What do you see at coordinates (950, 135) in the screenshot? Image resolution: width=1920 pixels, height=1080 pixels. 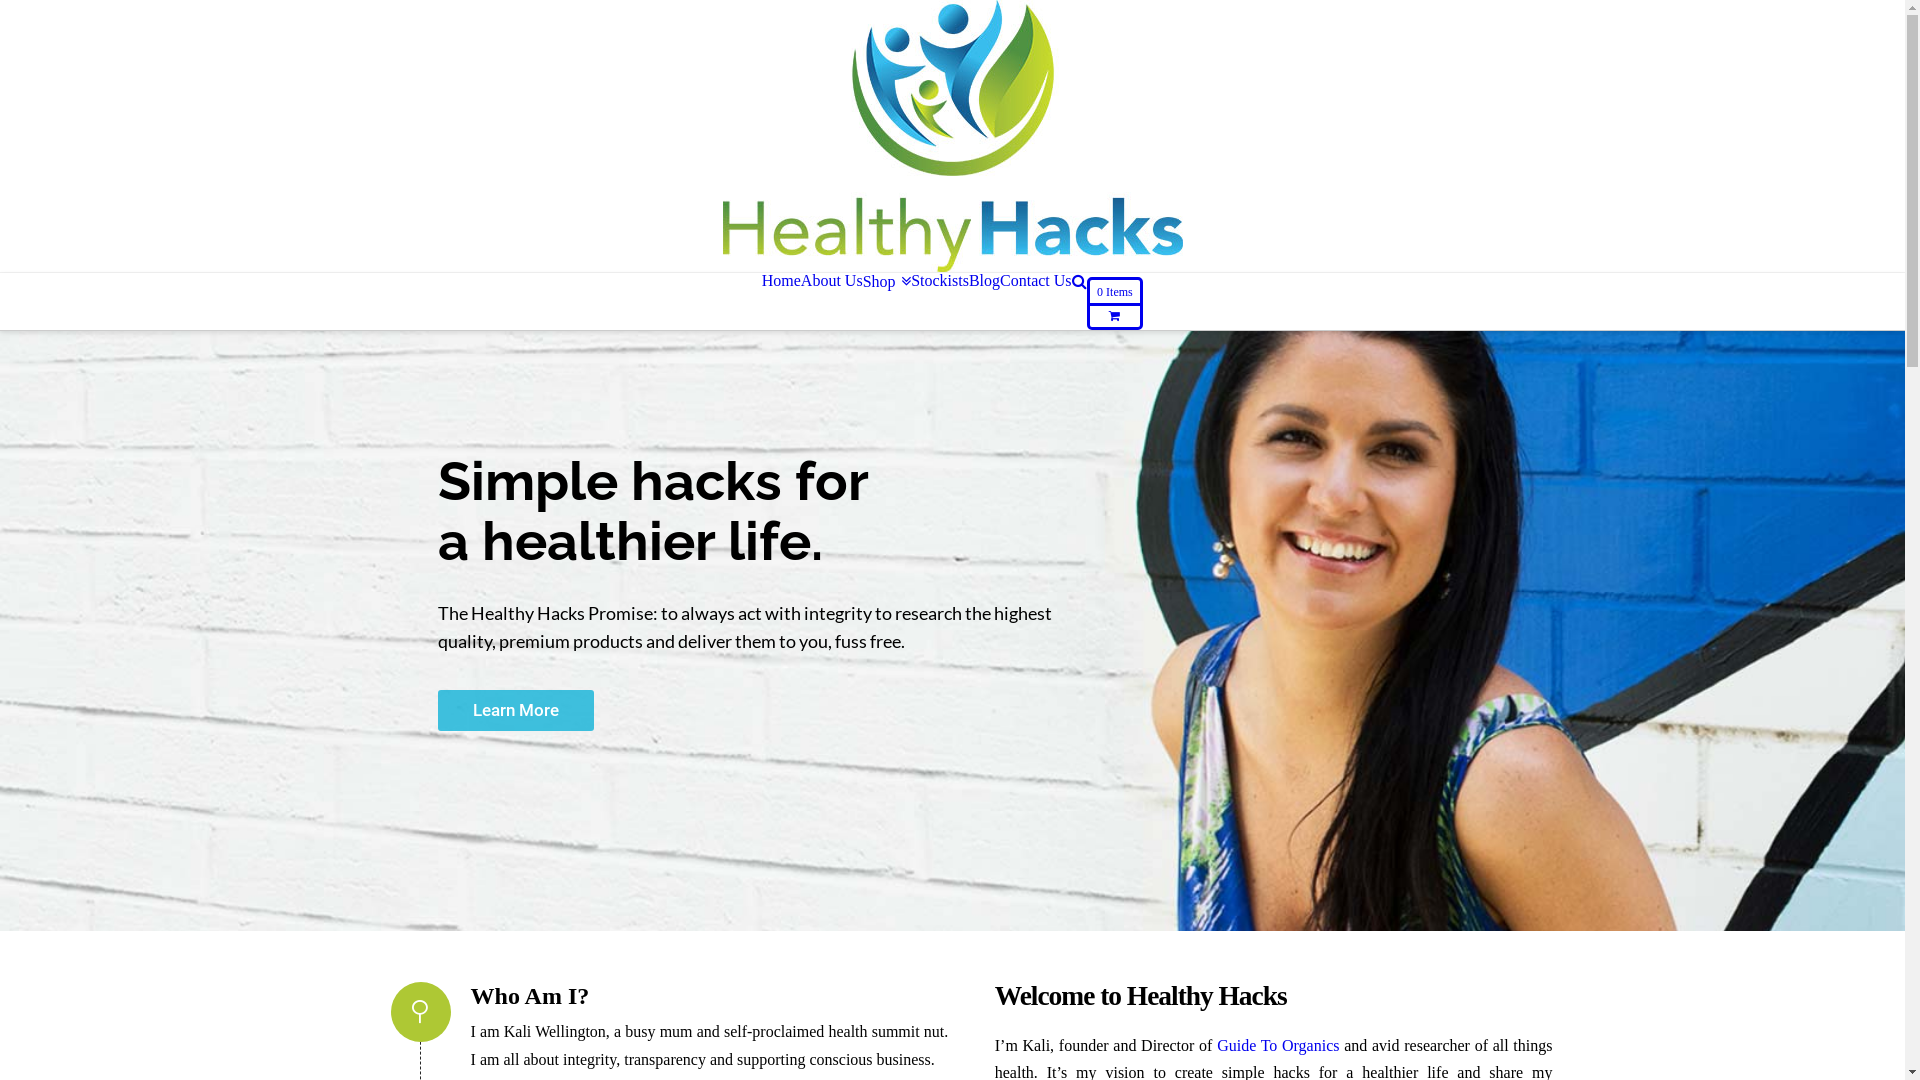 I see `'Hack Your Way To A Healthier Life'` at bounding box center [950, 135].